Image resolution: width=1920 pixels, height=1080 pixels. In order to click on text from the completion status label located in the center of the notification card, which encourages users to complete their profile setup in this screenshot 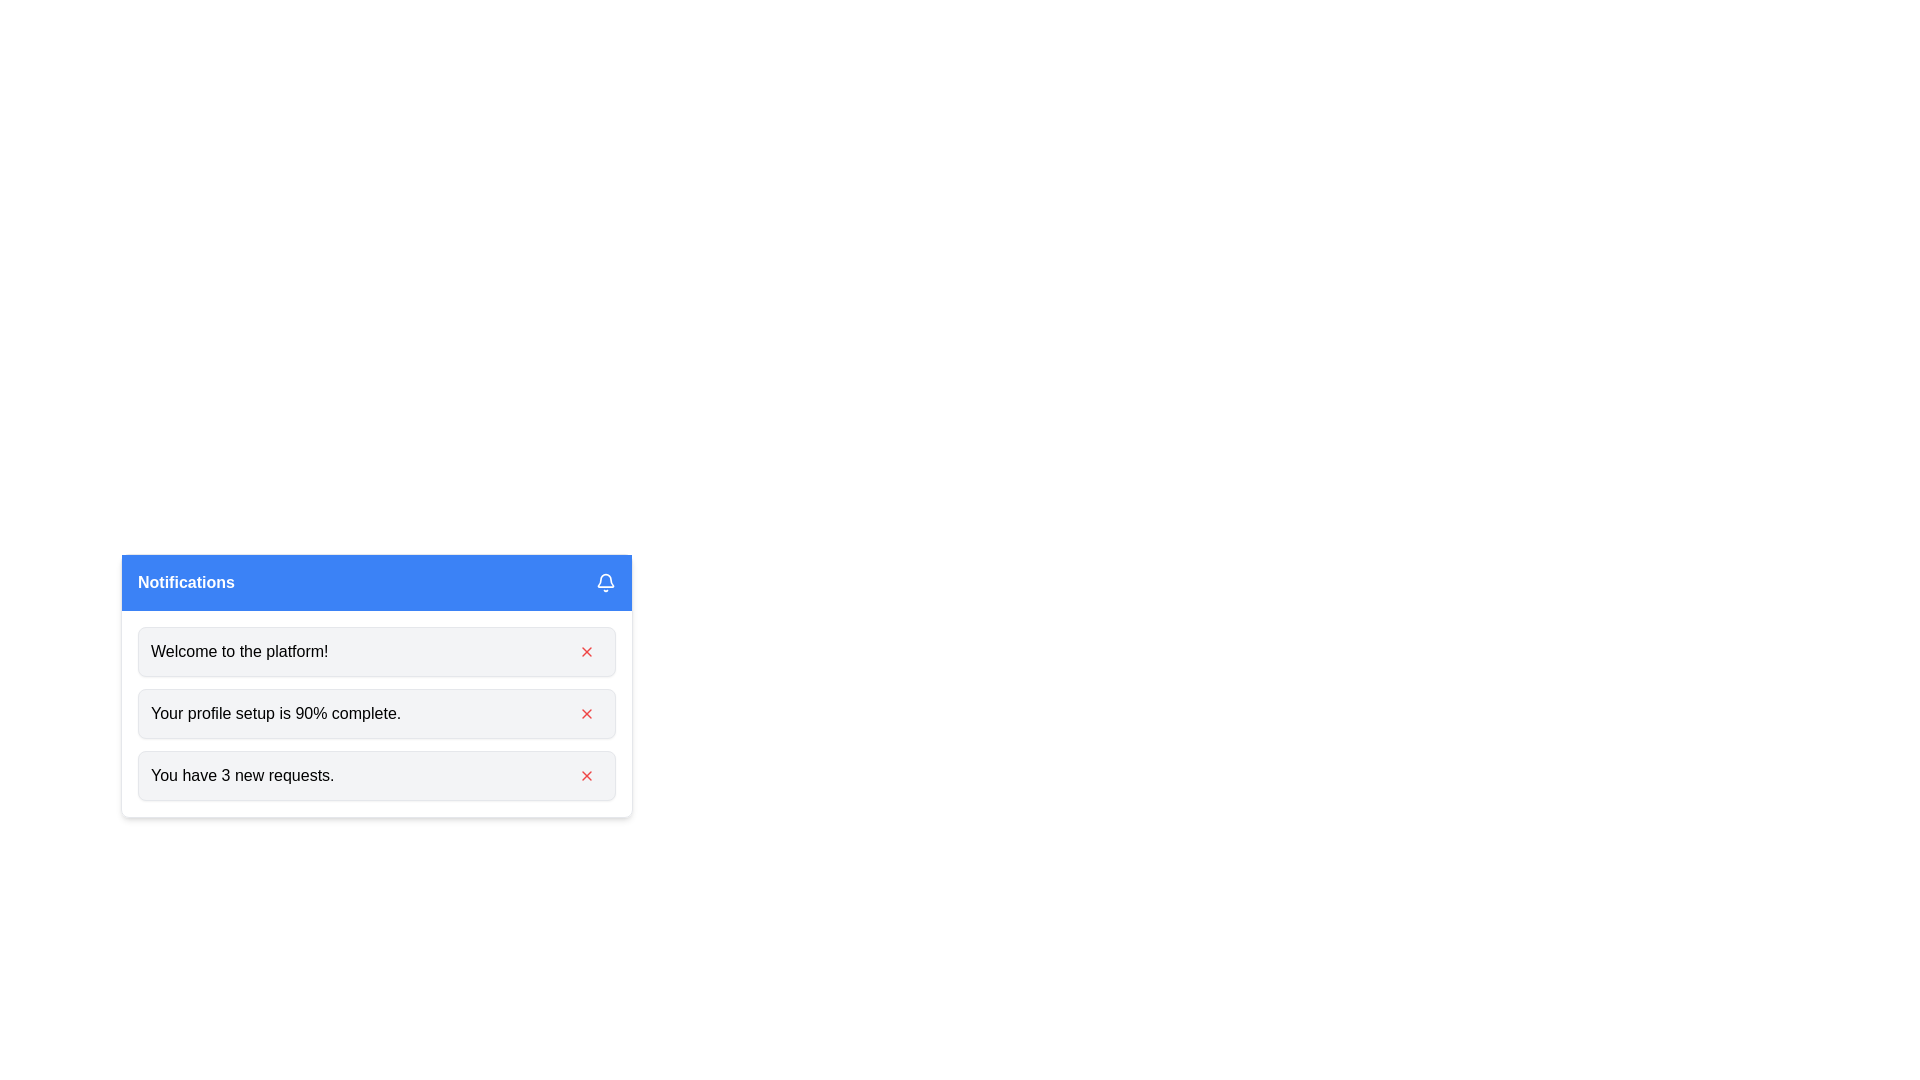, I will do `click(275, 712)`.